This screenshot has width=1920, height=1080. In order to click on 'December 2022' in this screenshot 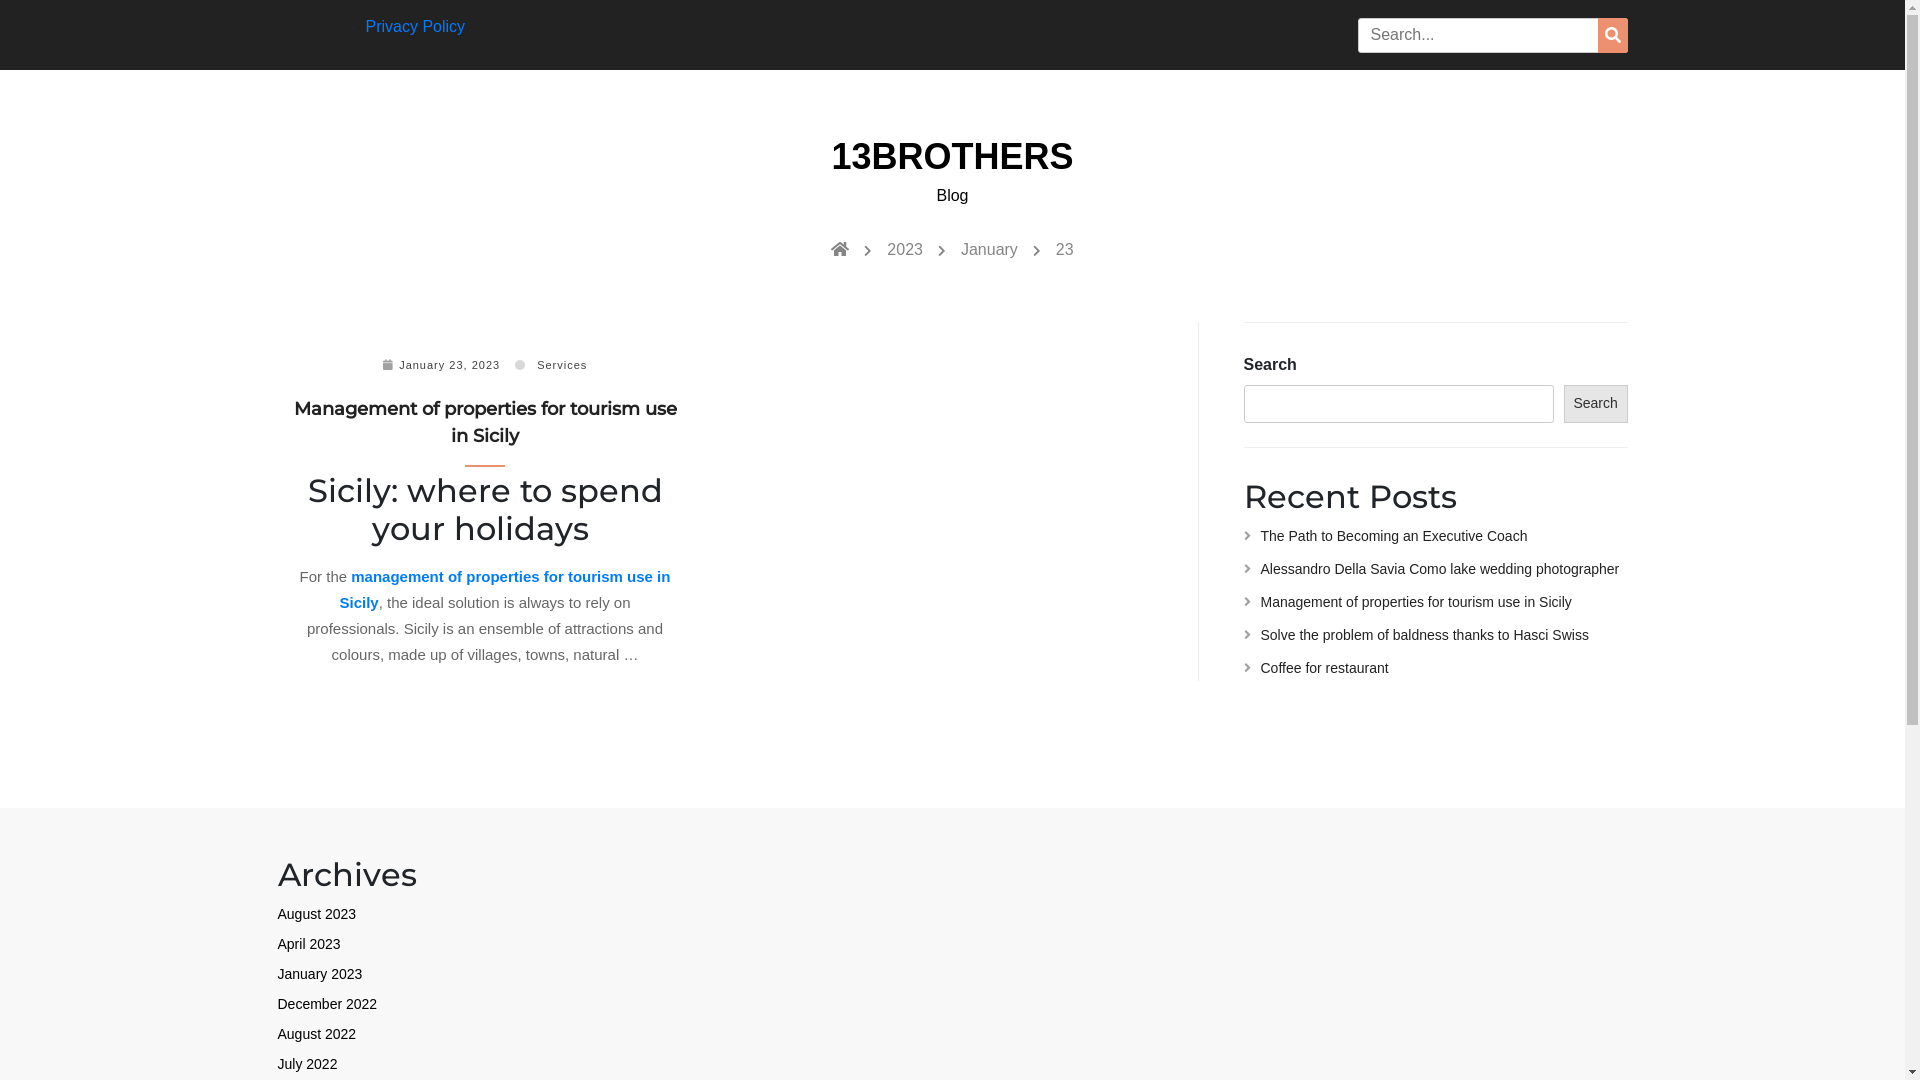, I will do `click(277, 1003)`.